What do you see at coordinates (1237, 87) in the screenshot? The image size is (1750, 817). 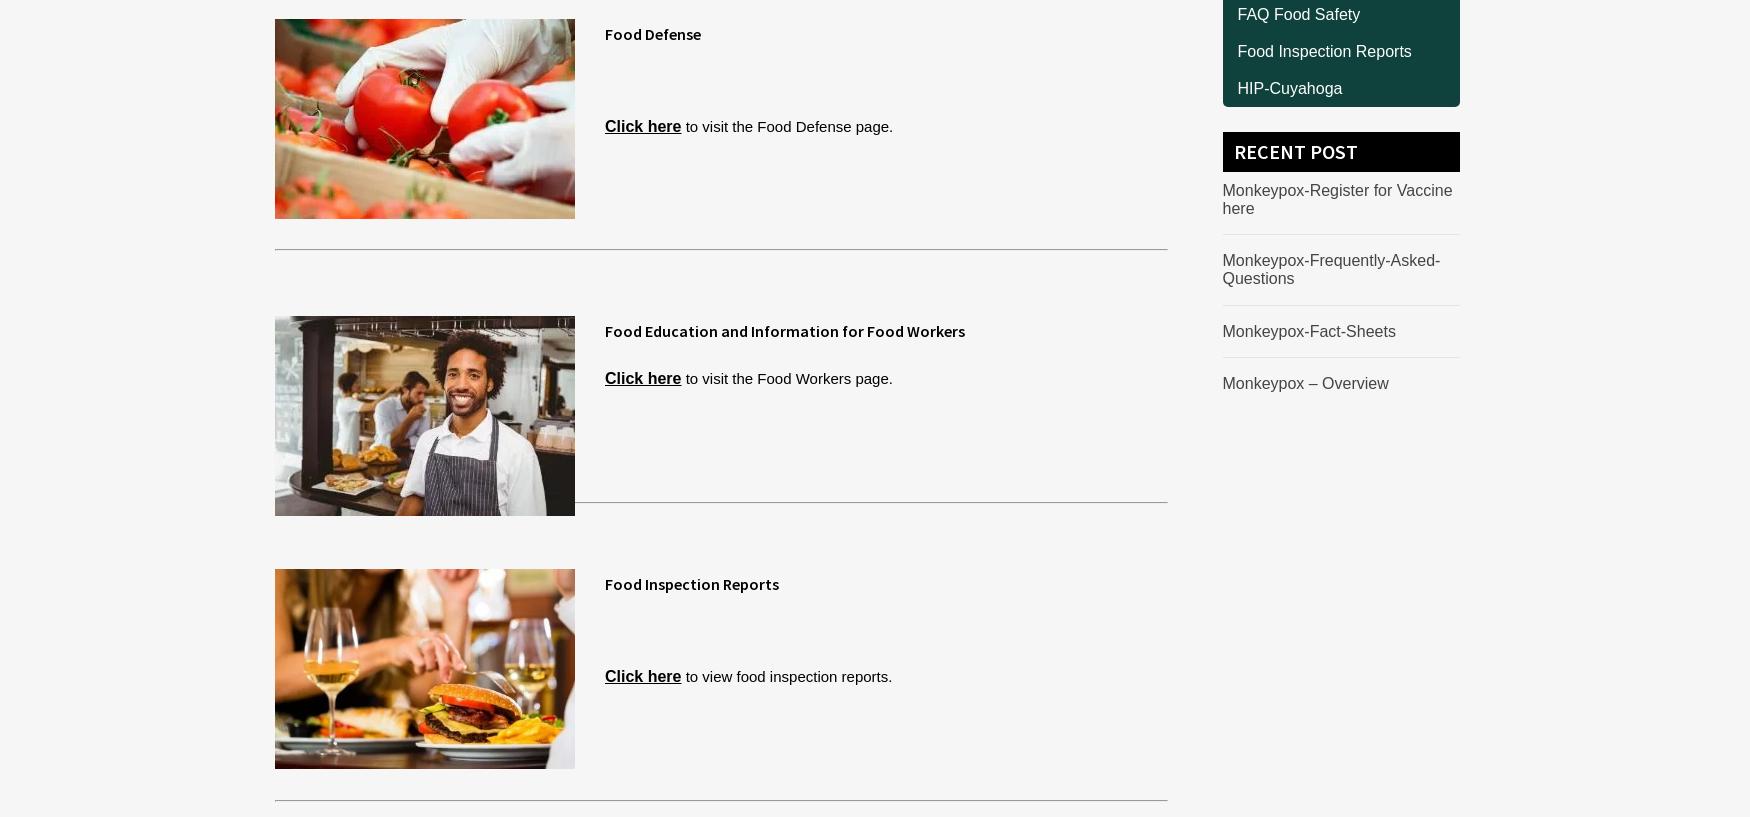 I see `'HIP-Cuyahoga'` at bounding box center [1237, 87].